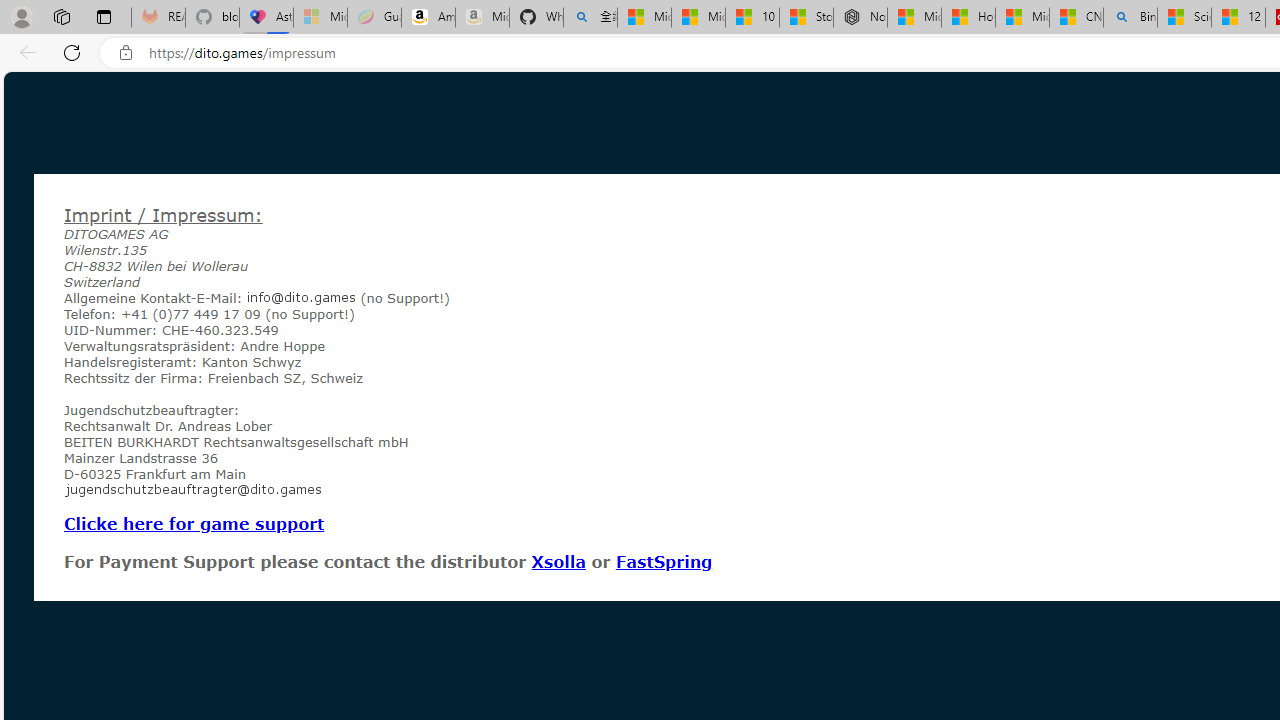 The height and width of the screenshot is (720, 1280). I want to click on 'Asthma Inhalers: Names and Types', so click(265, 17).